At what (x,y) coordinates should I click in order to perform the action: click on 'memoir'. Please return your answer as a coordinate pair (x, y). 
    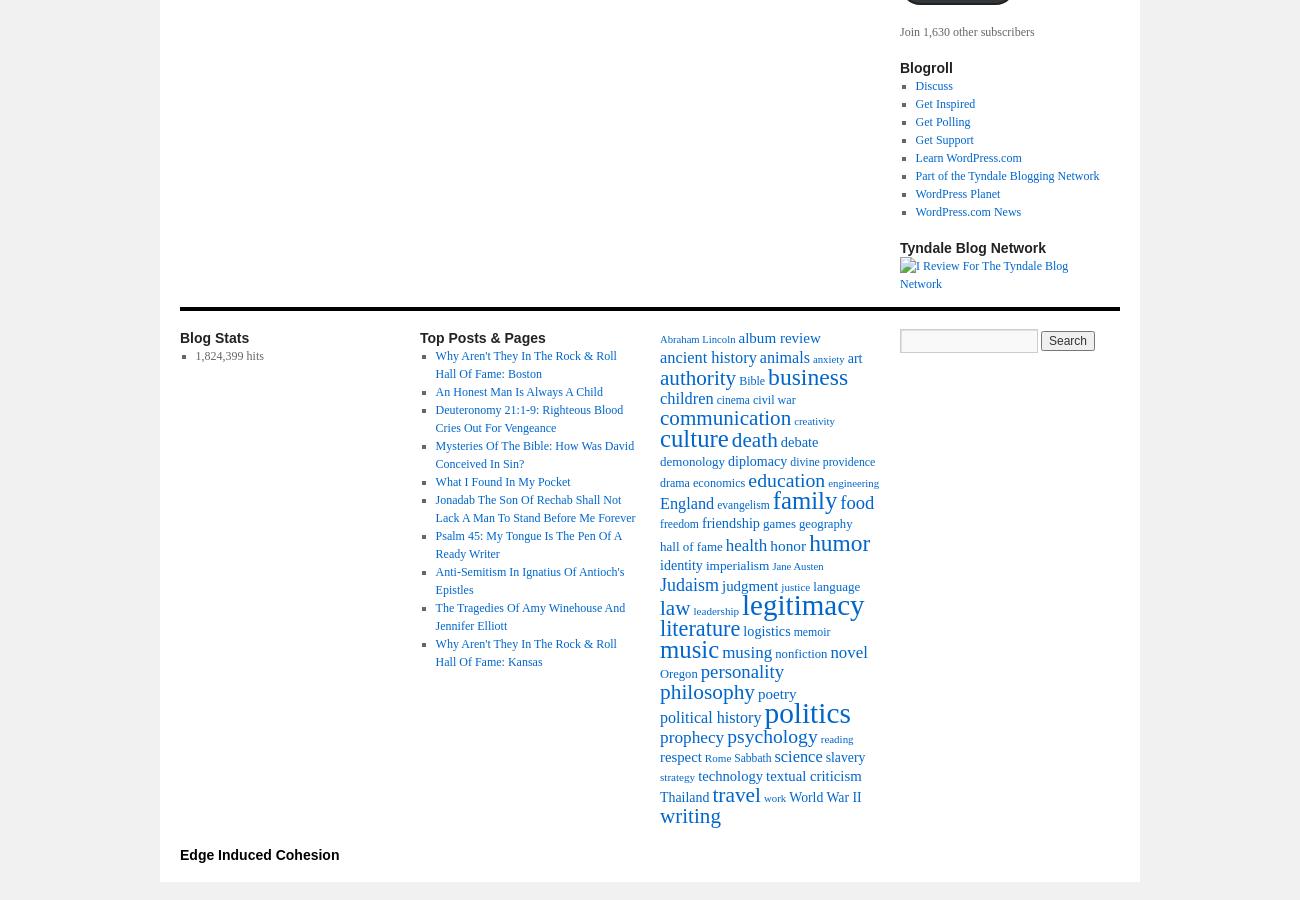
    Looking at the image, I should click on (810, 631).